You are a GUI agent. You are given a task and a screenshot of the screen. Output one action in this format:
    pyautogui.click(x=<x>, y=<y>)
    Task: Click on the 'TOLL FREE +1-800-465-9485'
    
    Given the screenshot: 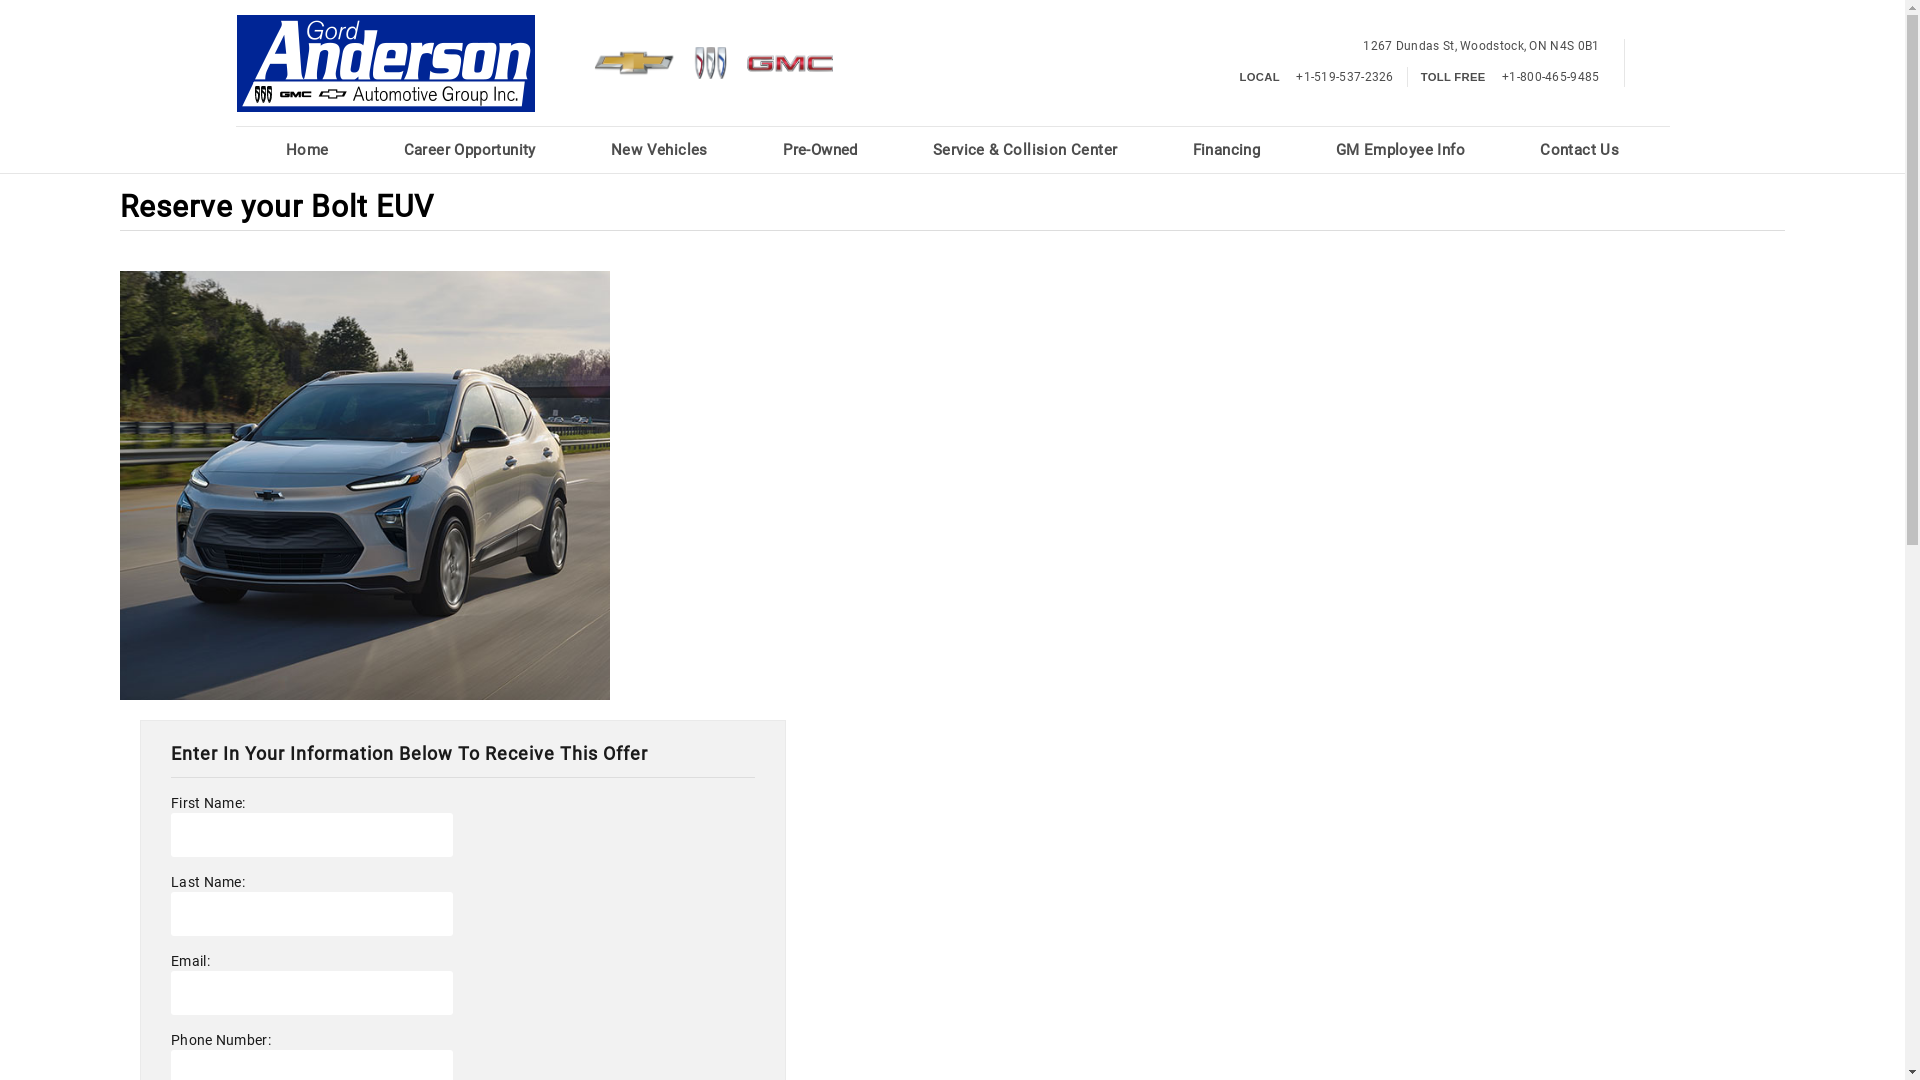 What is the action you would take?
    pyautogui.click(x=1419, y=76)
    